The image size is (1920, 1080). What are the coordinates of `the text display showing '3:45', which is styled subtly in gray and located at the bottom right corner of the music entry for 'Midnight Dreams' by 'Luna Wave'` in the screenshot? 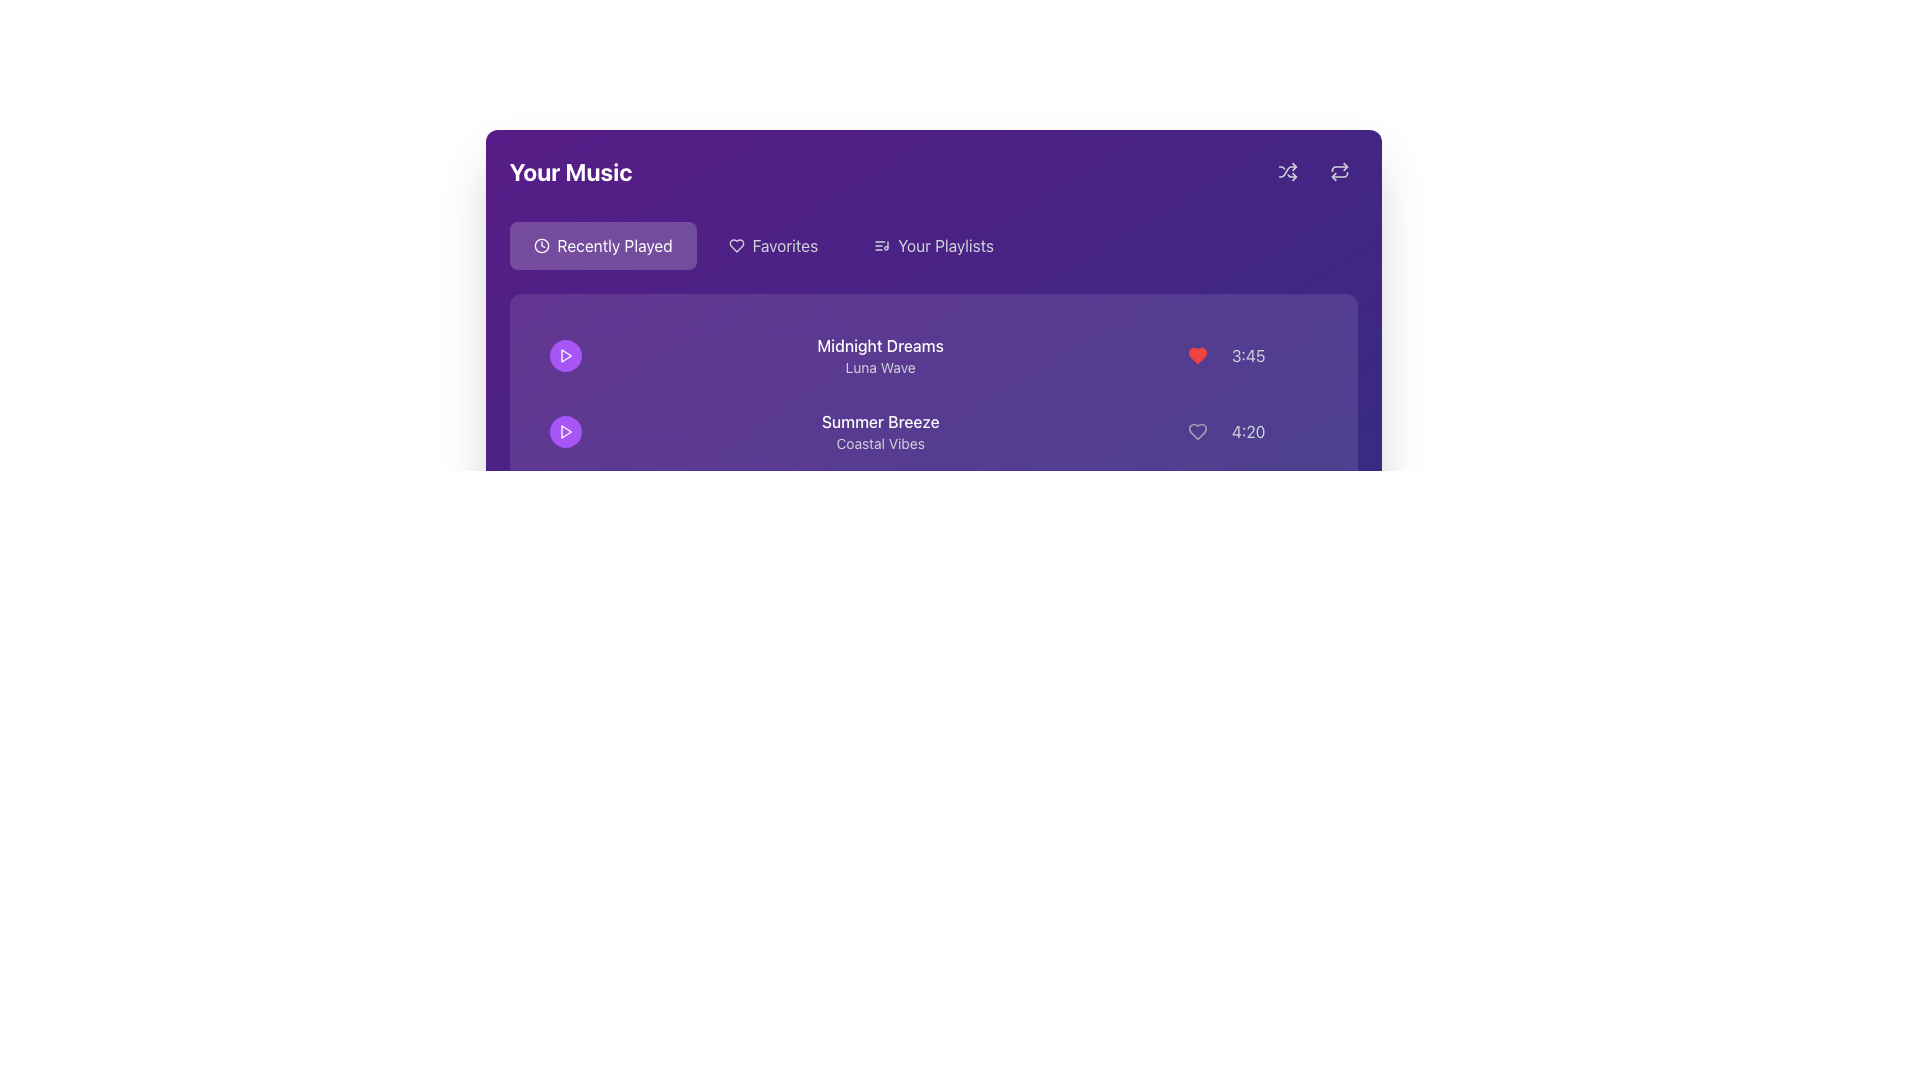 It's located at (1247, 354).